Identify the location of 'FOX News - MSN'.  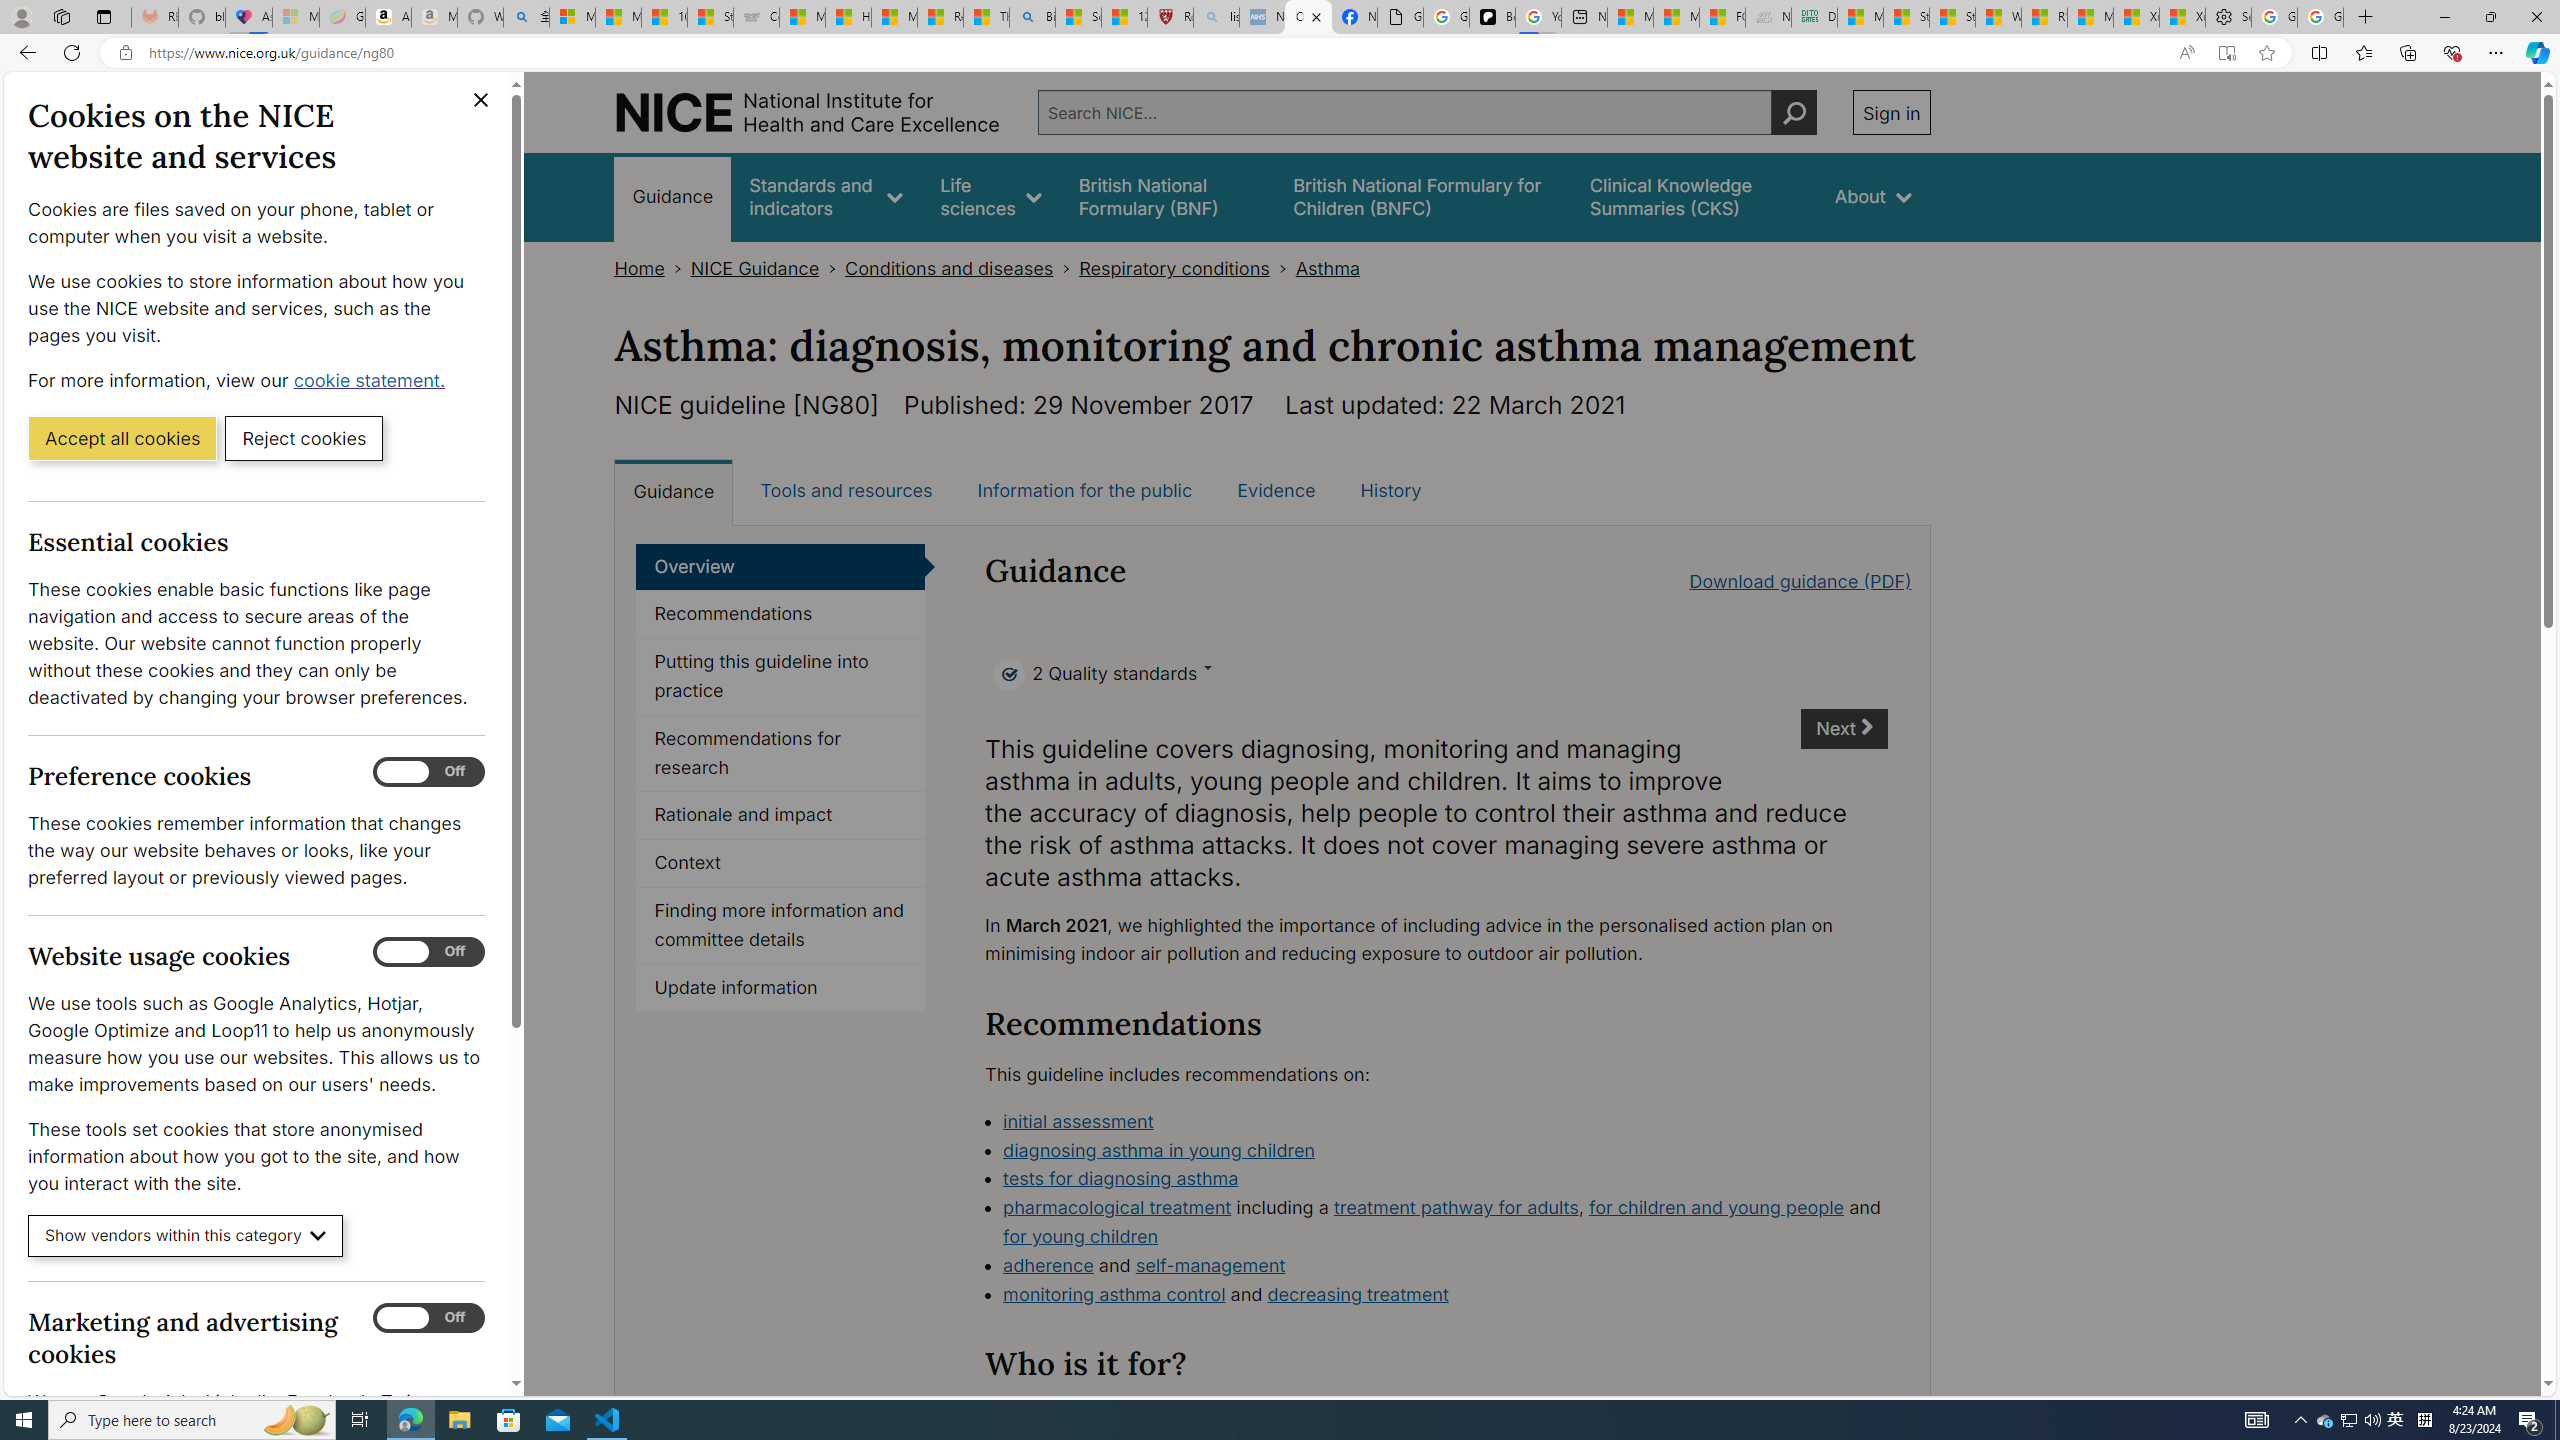
(1721, 16).